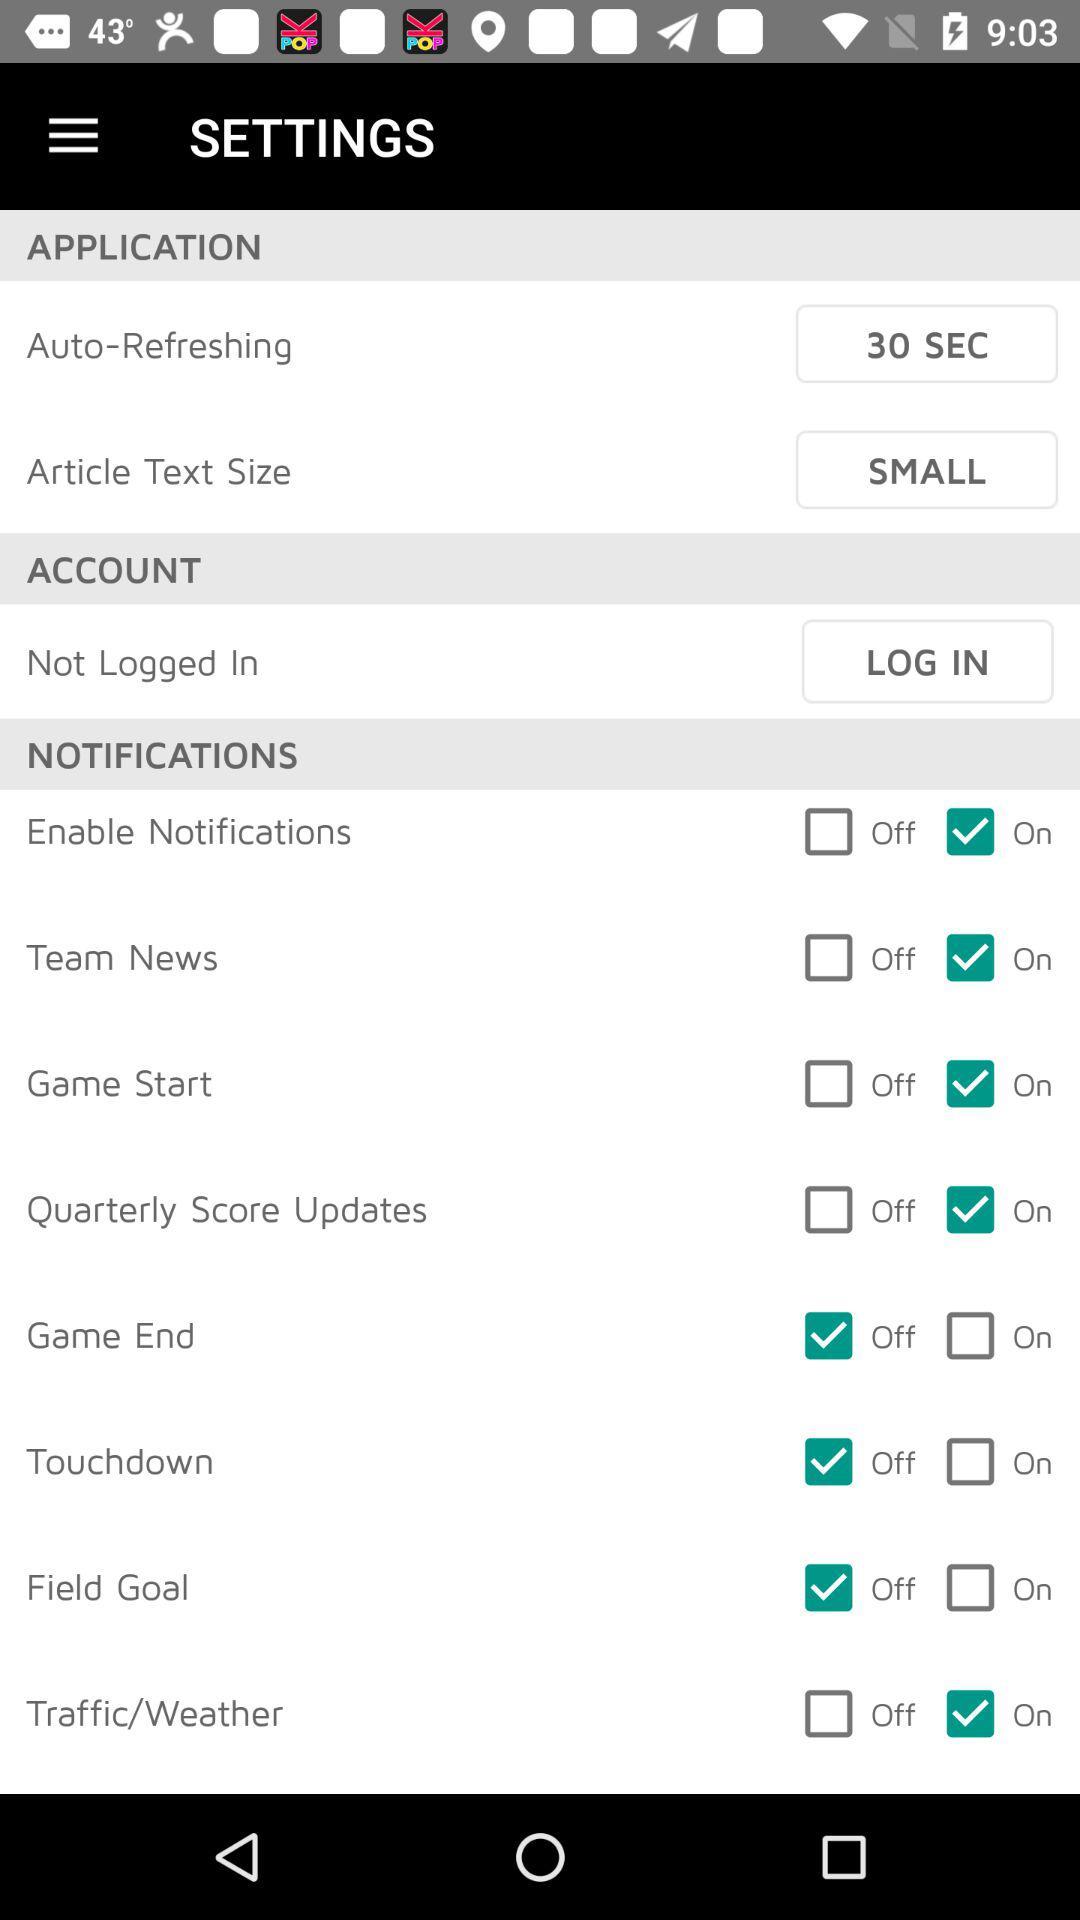  I want to click on icon on the right side of game start, so click(856, 1083).